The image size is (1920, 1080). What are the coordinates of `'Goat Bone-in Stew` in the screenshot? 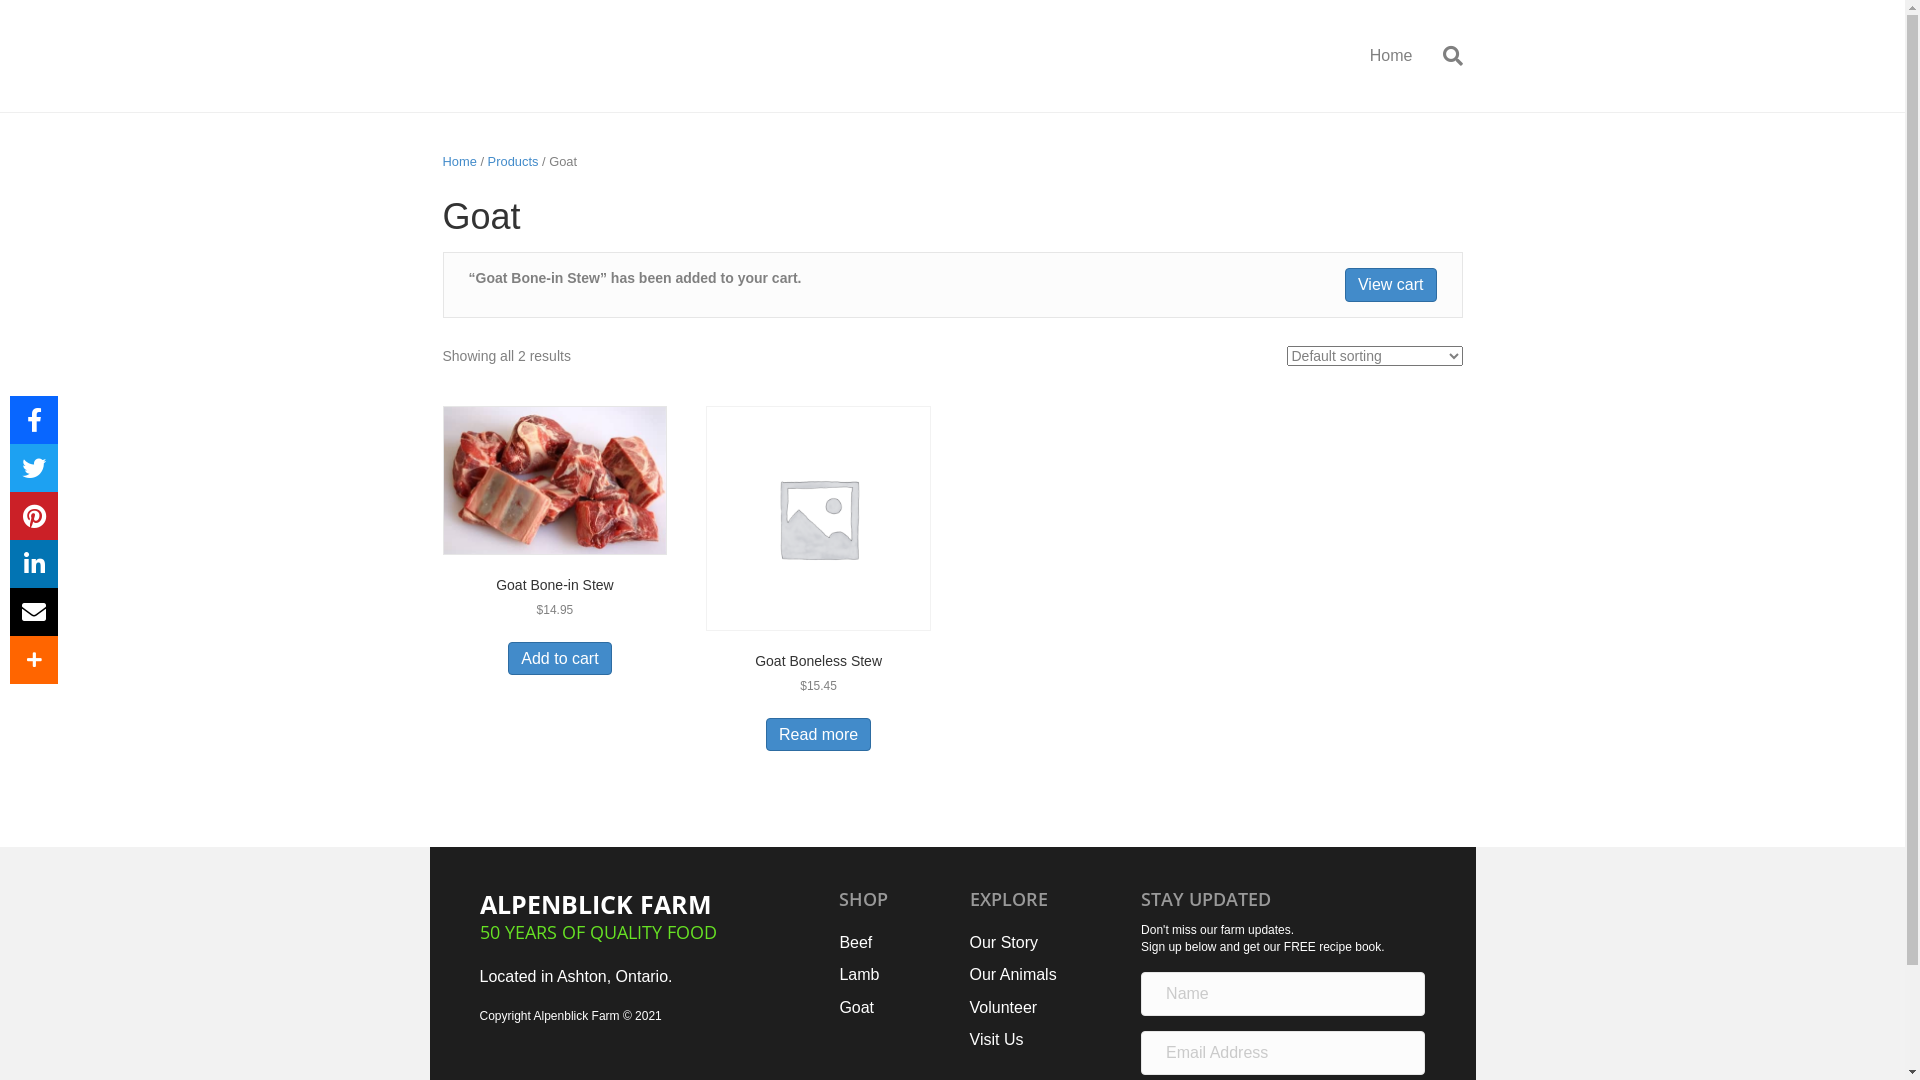 It's located at (440, 535).